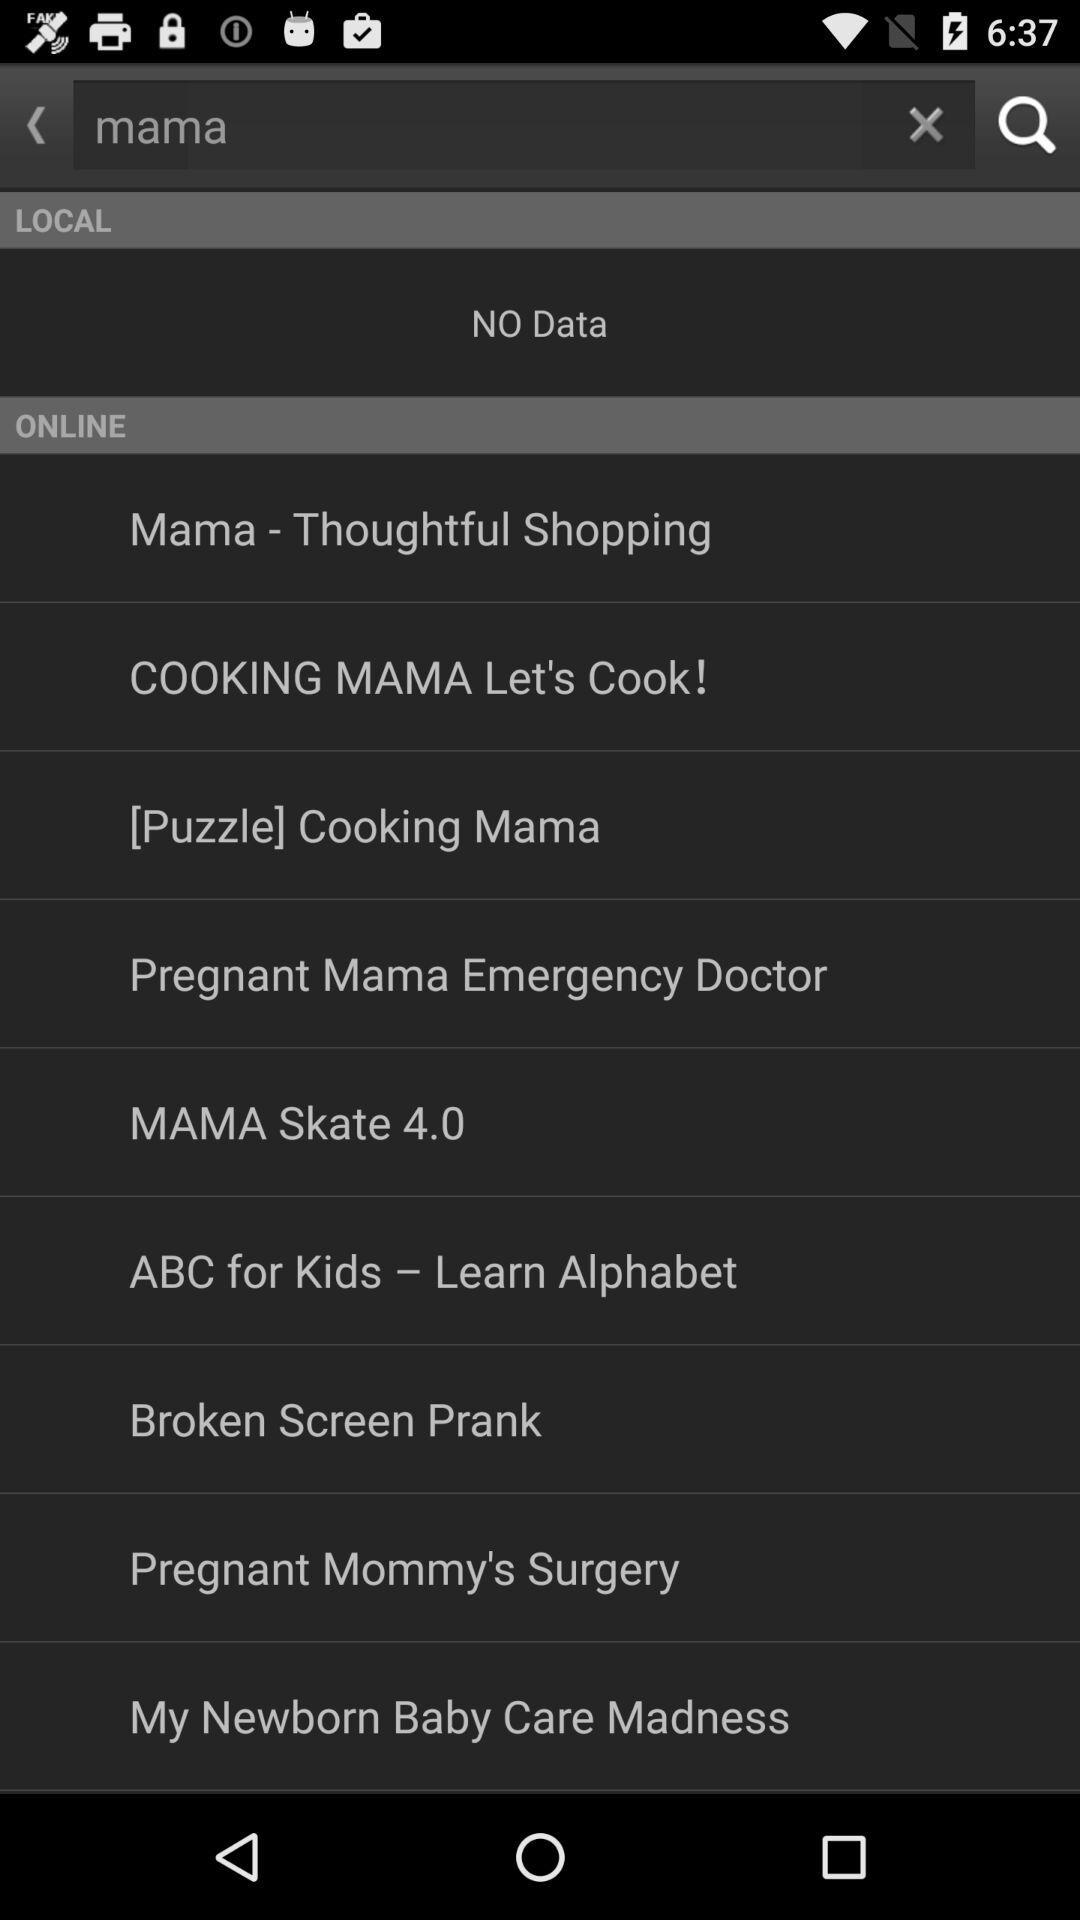  Describe the element at coordinates (36, 124) in the screenshot. I see `the app above local icon` at that location.